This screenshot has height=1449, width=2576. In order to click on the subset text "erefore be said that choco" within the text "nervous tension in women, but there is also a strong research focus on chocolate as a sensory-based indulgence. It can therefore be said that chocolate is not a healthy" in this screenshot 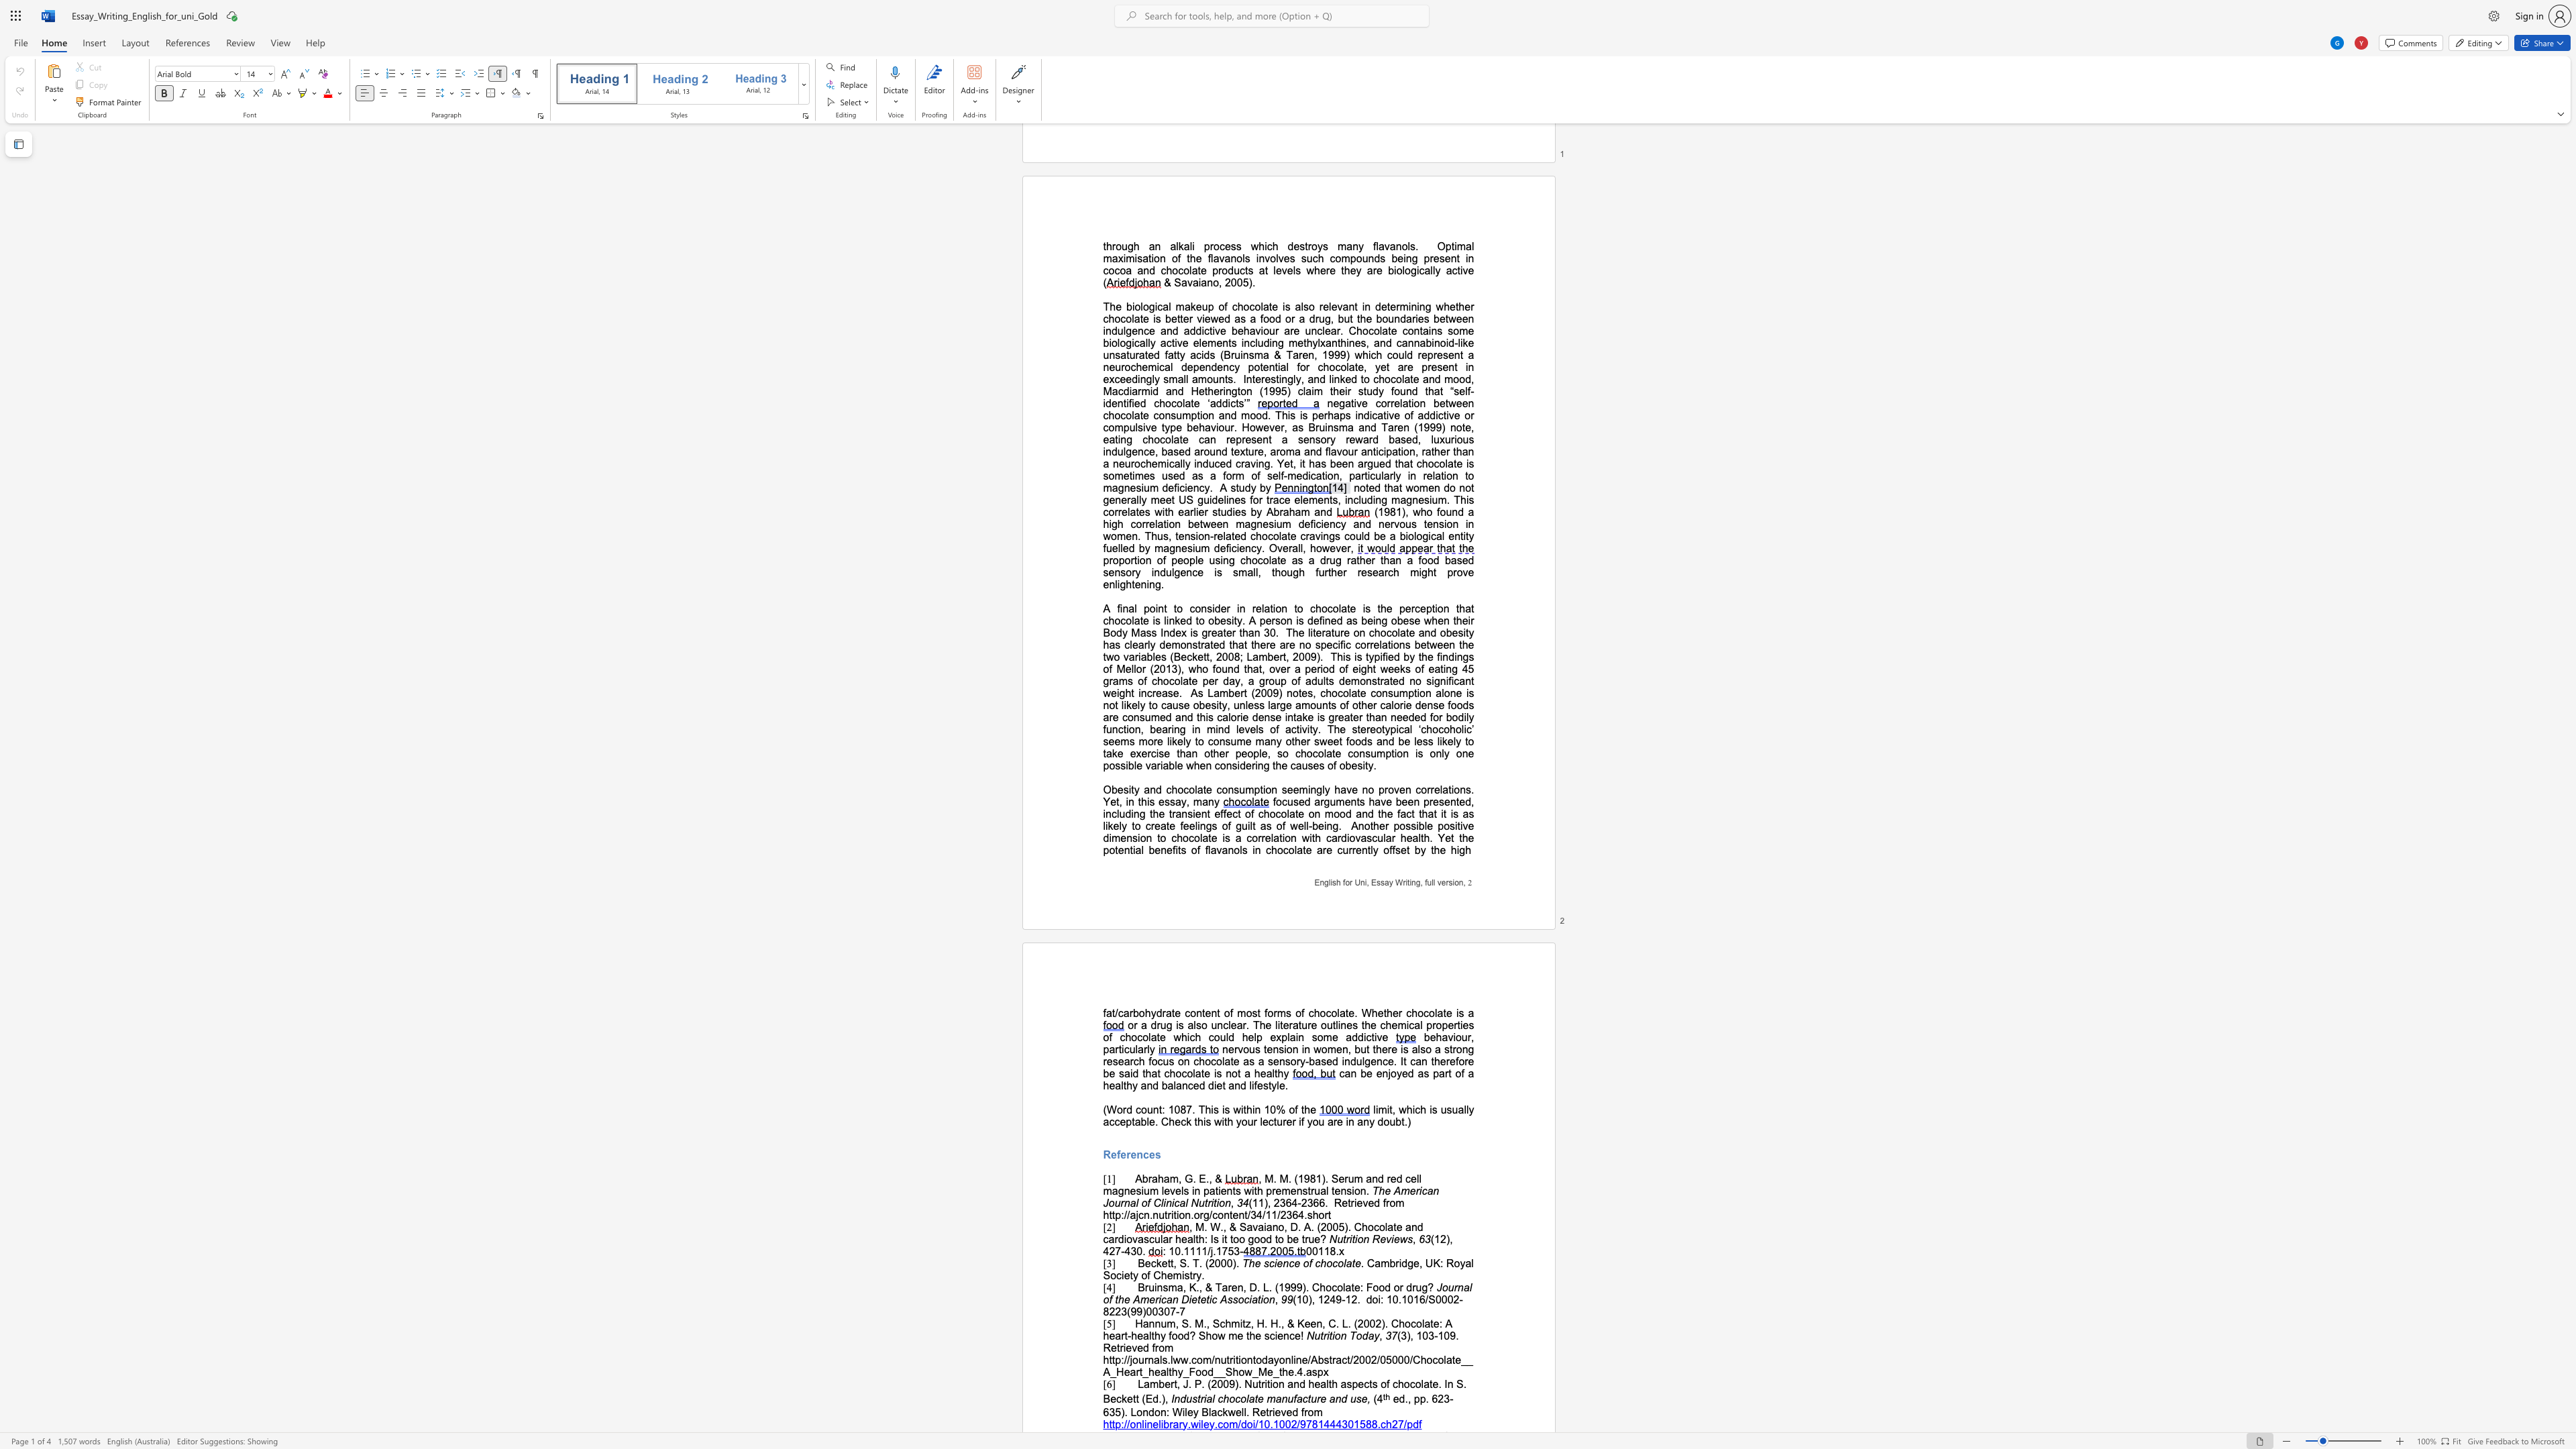, I will do `click(1439, 1061)`.